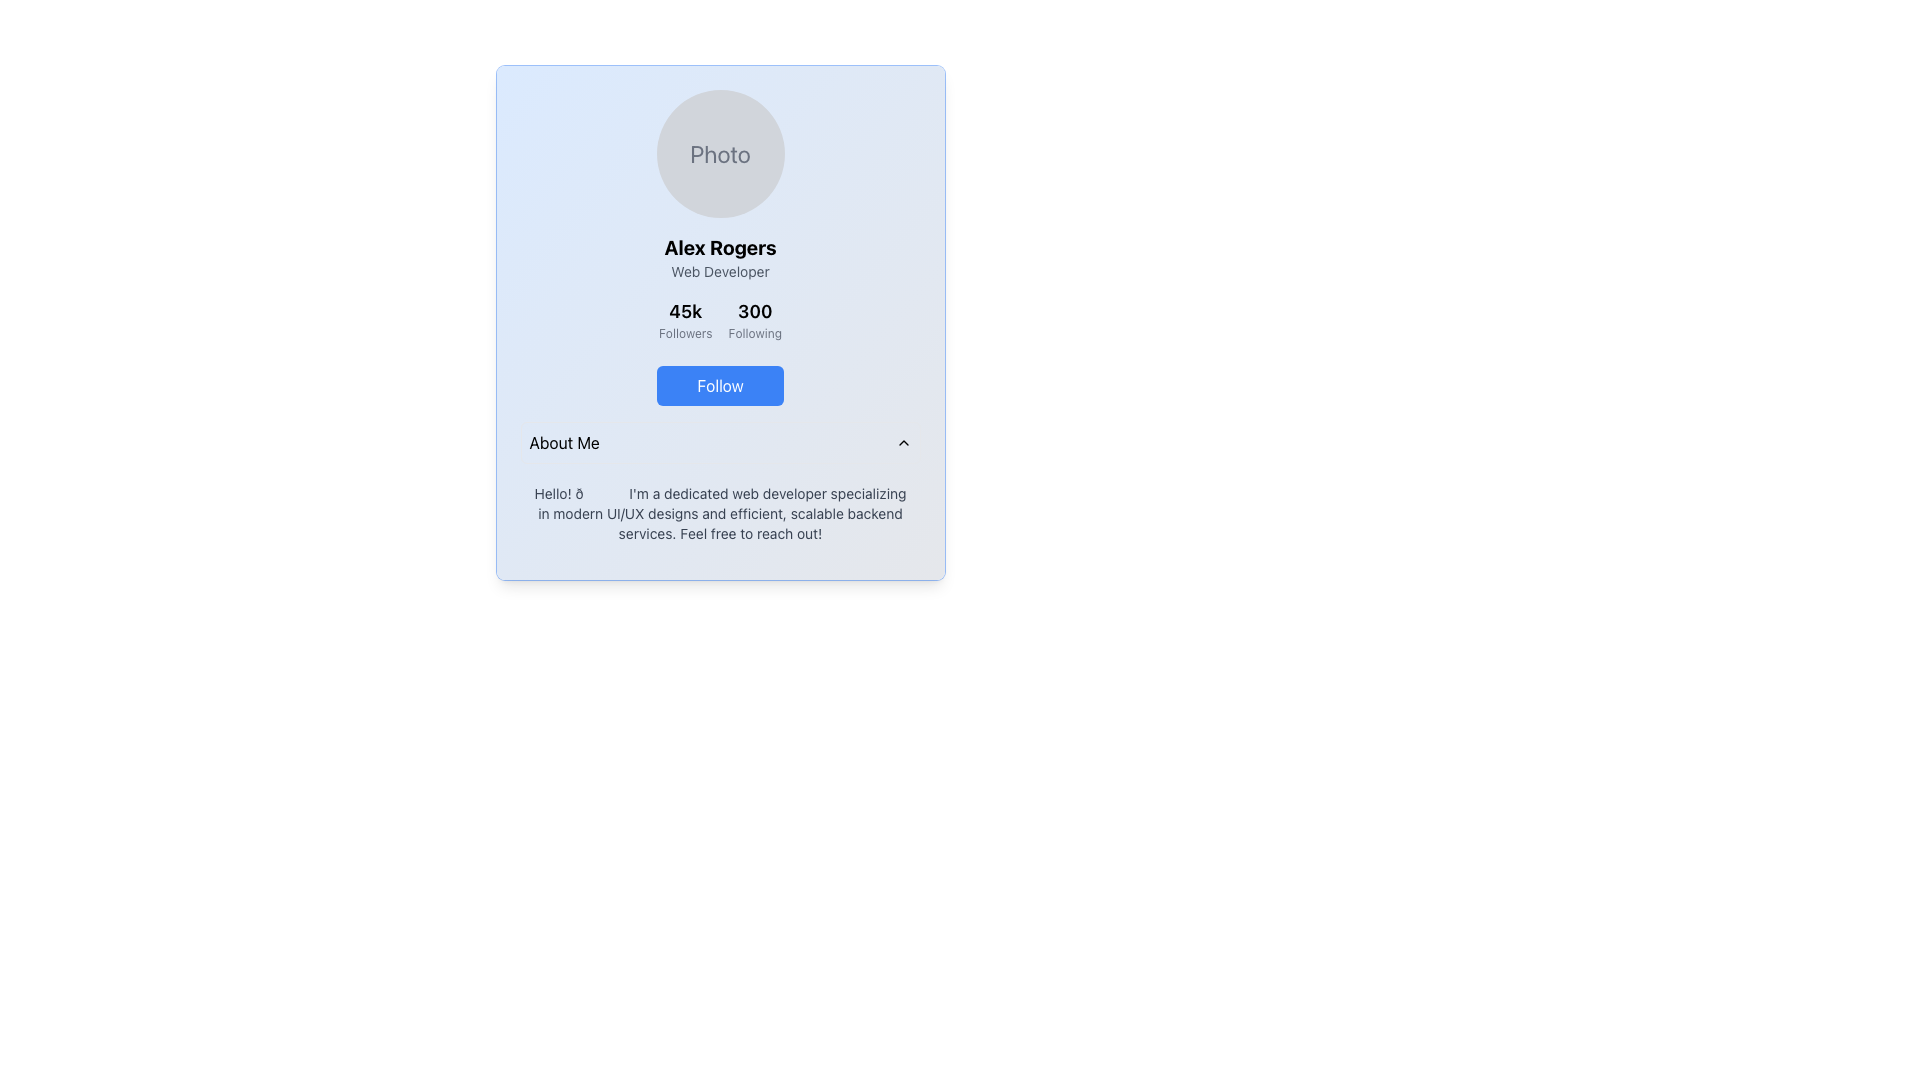 Image resolution: width=1920 pixels, height=1080 pixels. What do you see at coordinates (720, 272) in the screenshot?
I see `the 'Web Developer' text element, which is centrally aligned within the profile card and positioned below 'Alex Rogers'` at bounding box center [720, 272].